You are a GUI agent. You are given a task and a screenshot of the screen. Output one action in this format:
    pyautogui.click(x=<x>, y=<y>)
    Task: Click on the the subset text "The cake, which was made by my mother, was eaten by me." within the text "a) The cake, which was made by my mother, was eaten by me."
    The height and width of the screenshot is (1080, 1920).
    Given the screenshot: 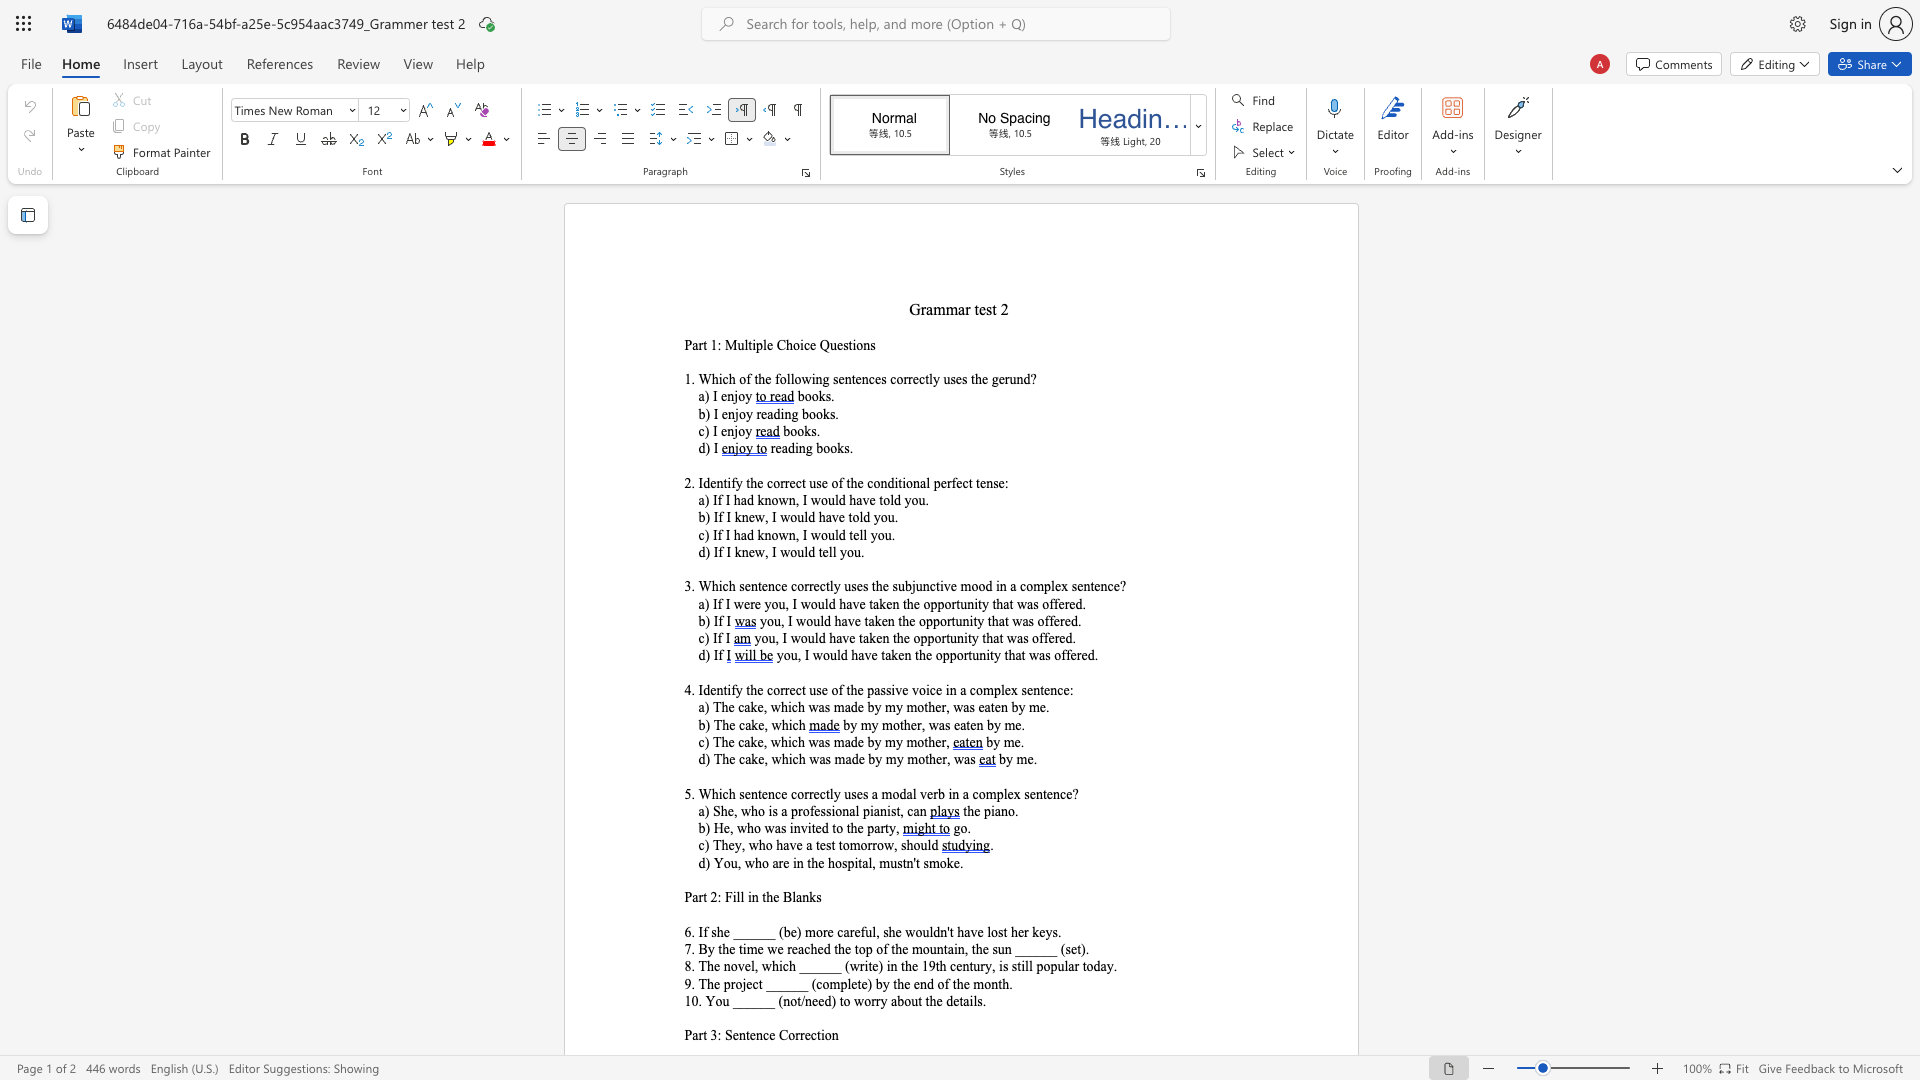 What is the action you would take?
    pyautogui.click(x=712, y=706)
    